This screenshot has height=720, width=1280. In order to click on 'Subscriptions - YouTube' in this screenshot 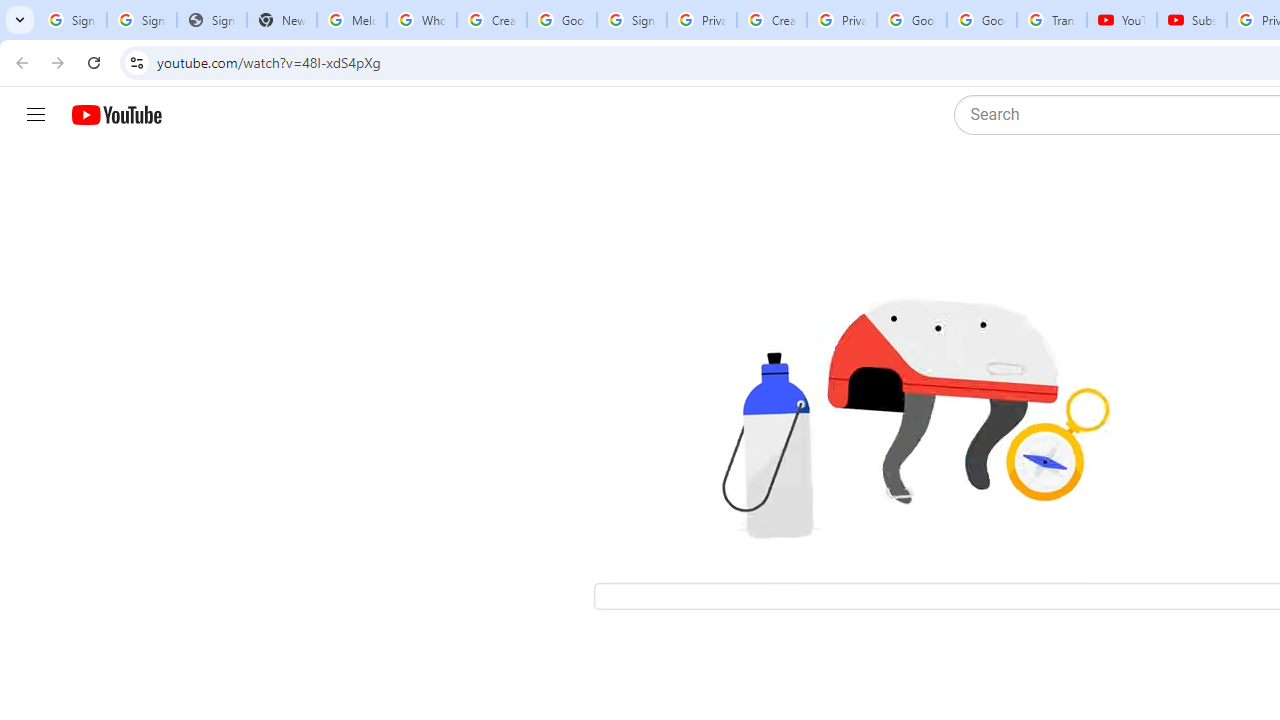, I will do `click(1192, 20)`.